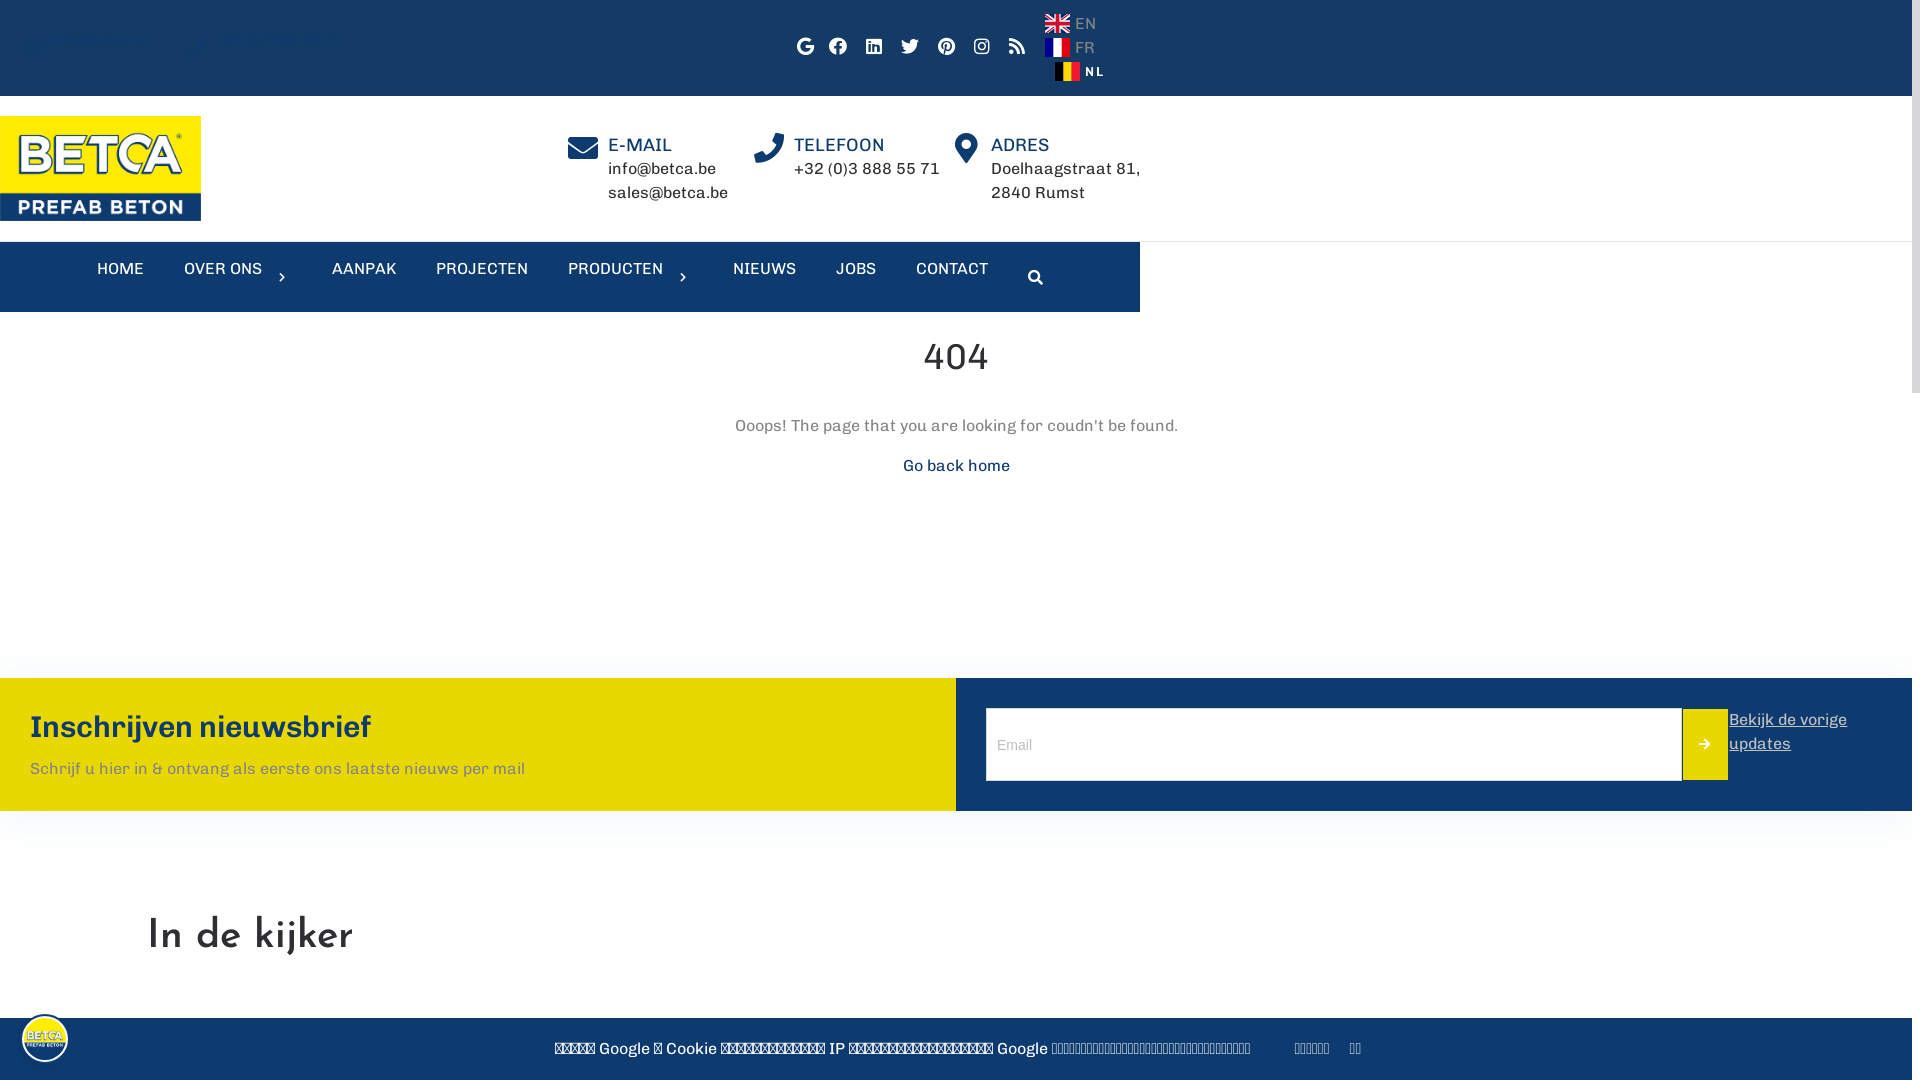 Image resolution: width=1920 pixels, height=1080 pixels. What do you see at coordinates (667, 180) in the screenshot?
I see `'info@betca.be` at bounding box center [667, 180].